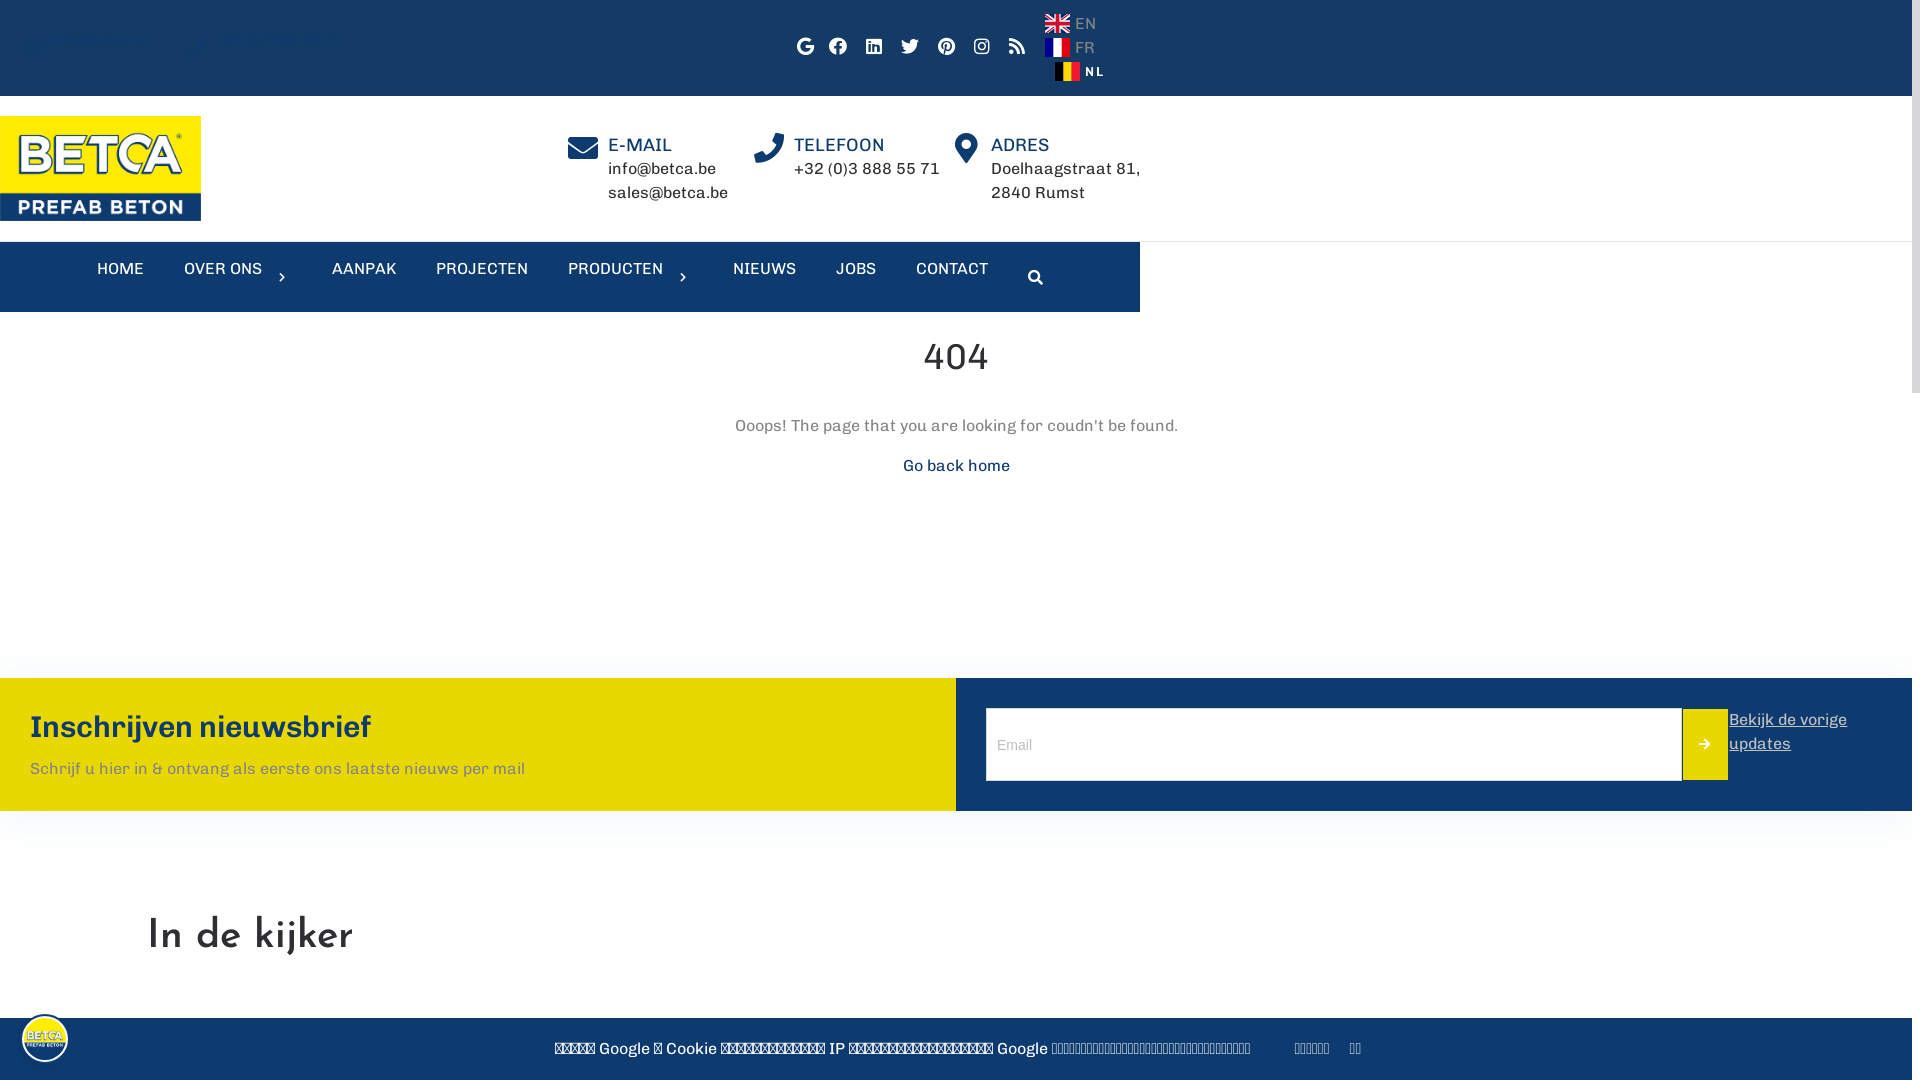 Image resolution: width=1920 pixels, height=1080 pixels. What do you see at coordinates (667, 180) in the screenshot?
I see `'info@betca.be` at bounding box center [667, 180].